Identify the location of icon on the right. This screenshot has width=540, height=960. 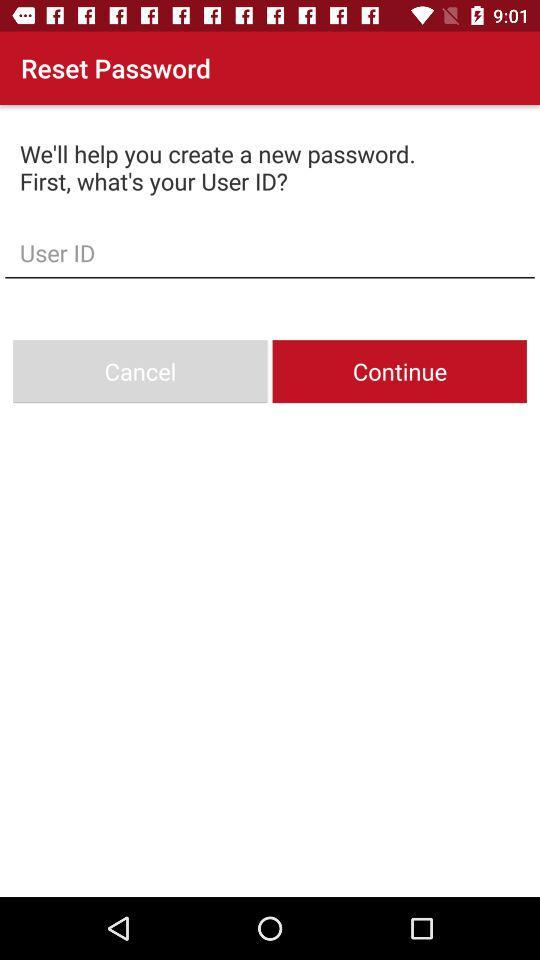
(399, 370).